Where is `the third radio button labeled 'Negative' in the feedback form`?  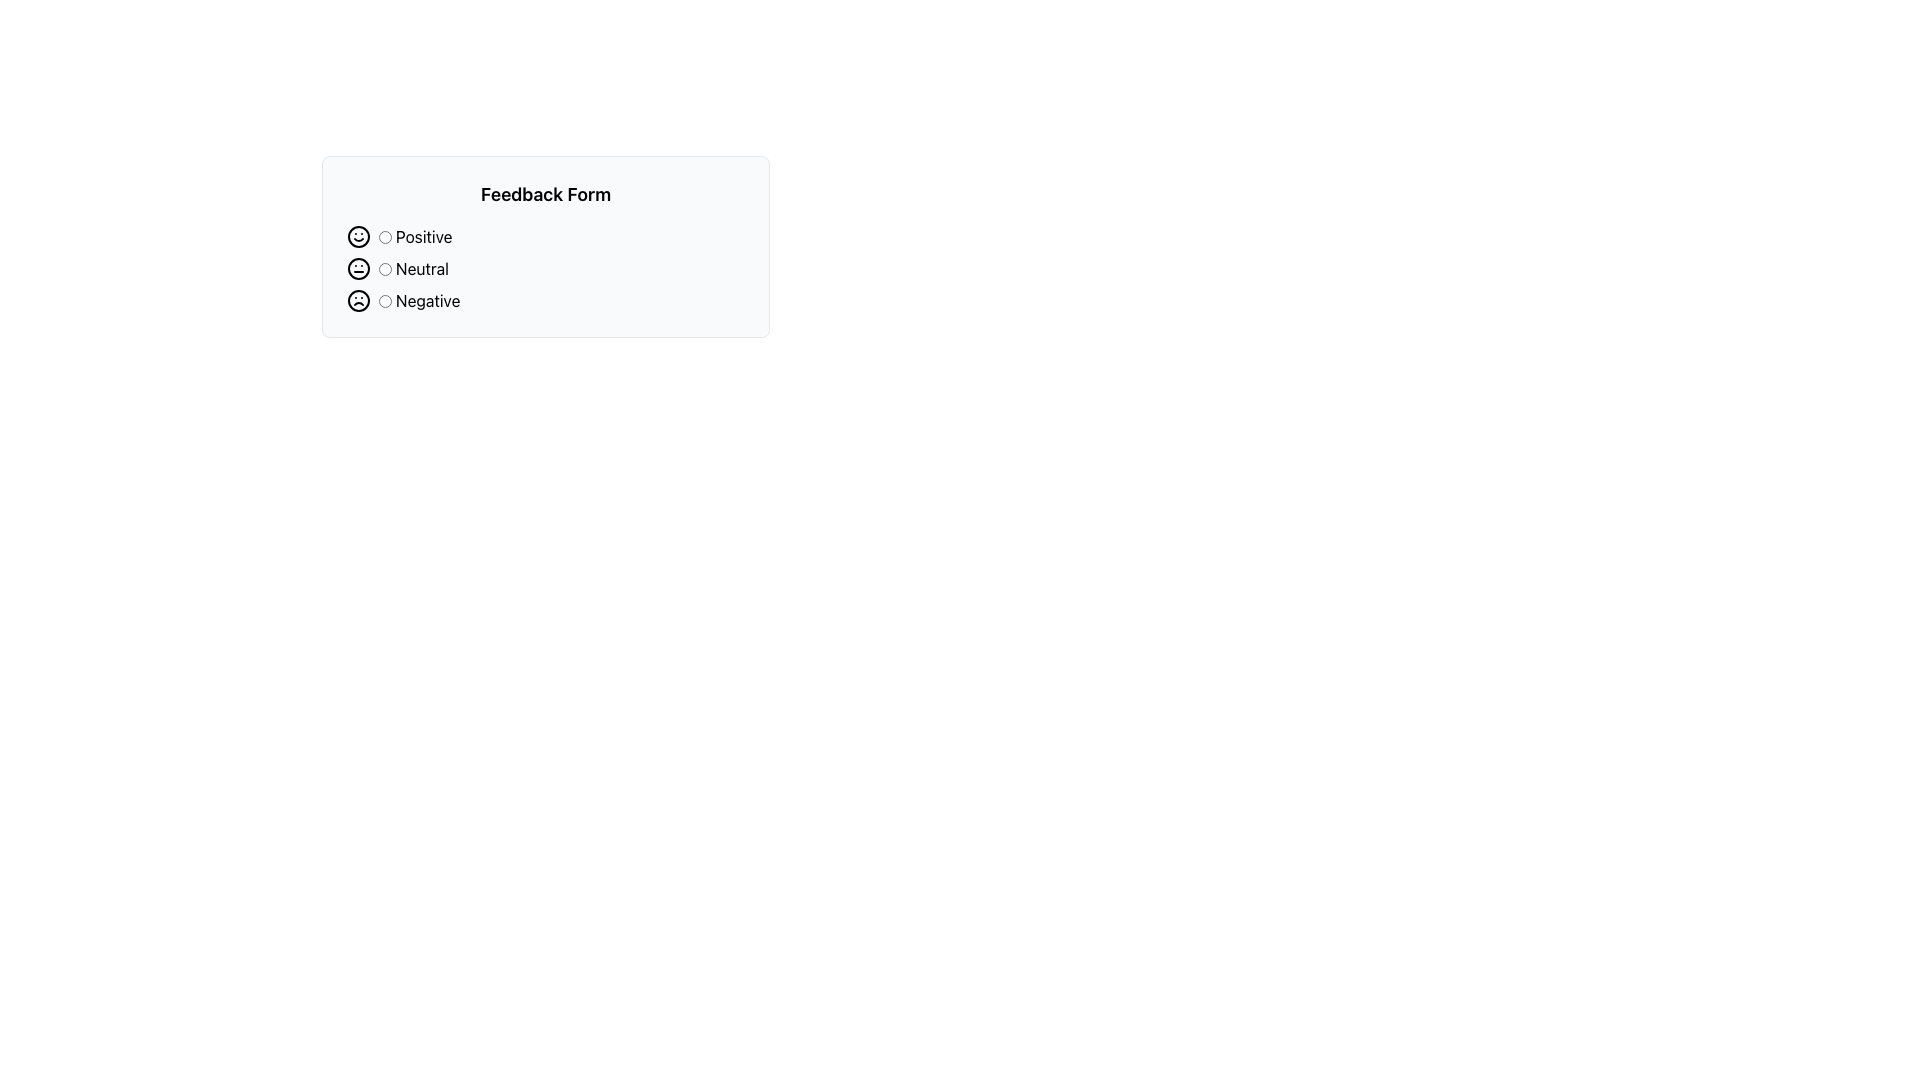 the third radio button labeled 'Negative' in the feedback form is located at coordinates (385, 300).